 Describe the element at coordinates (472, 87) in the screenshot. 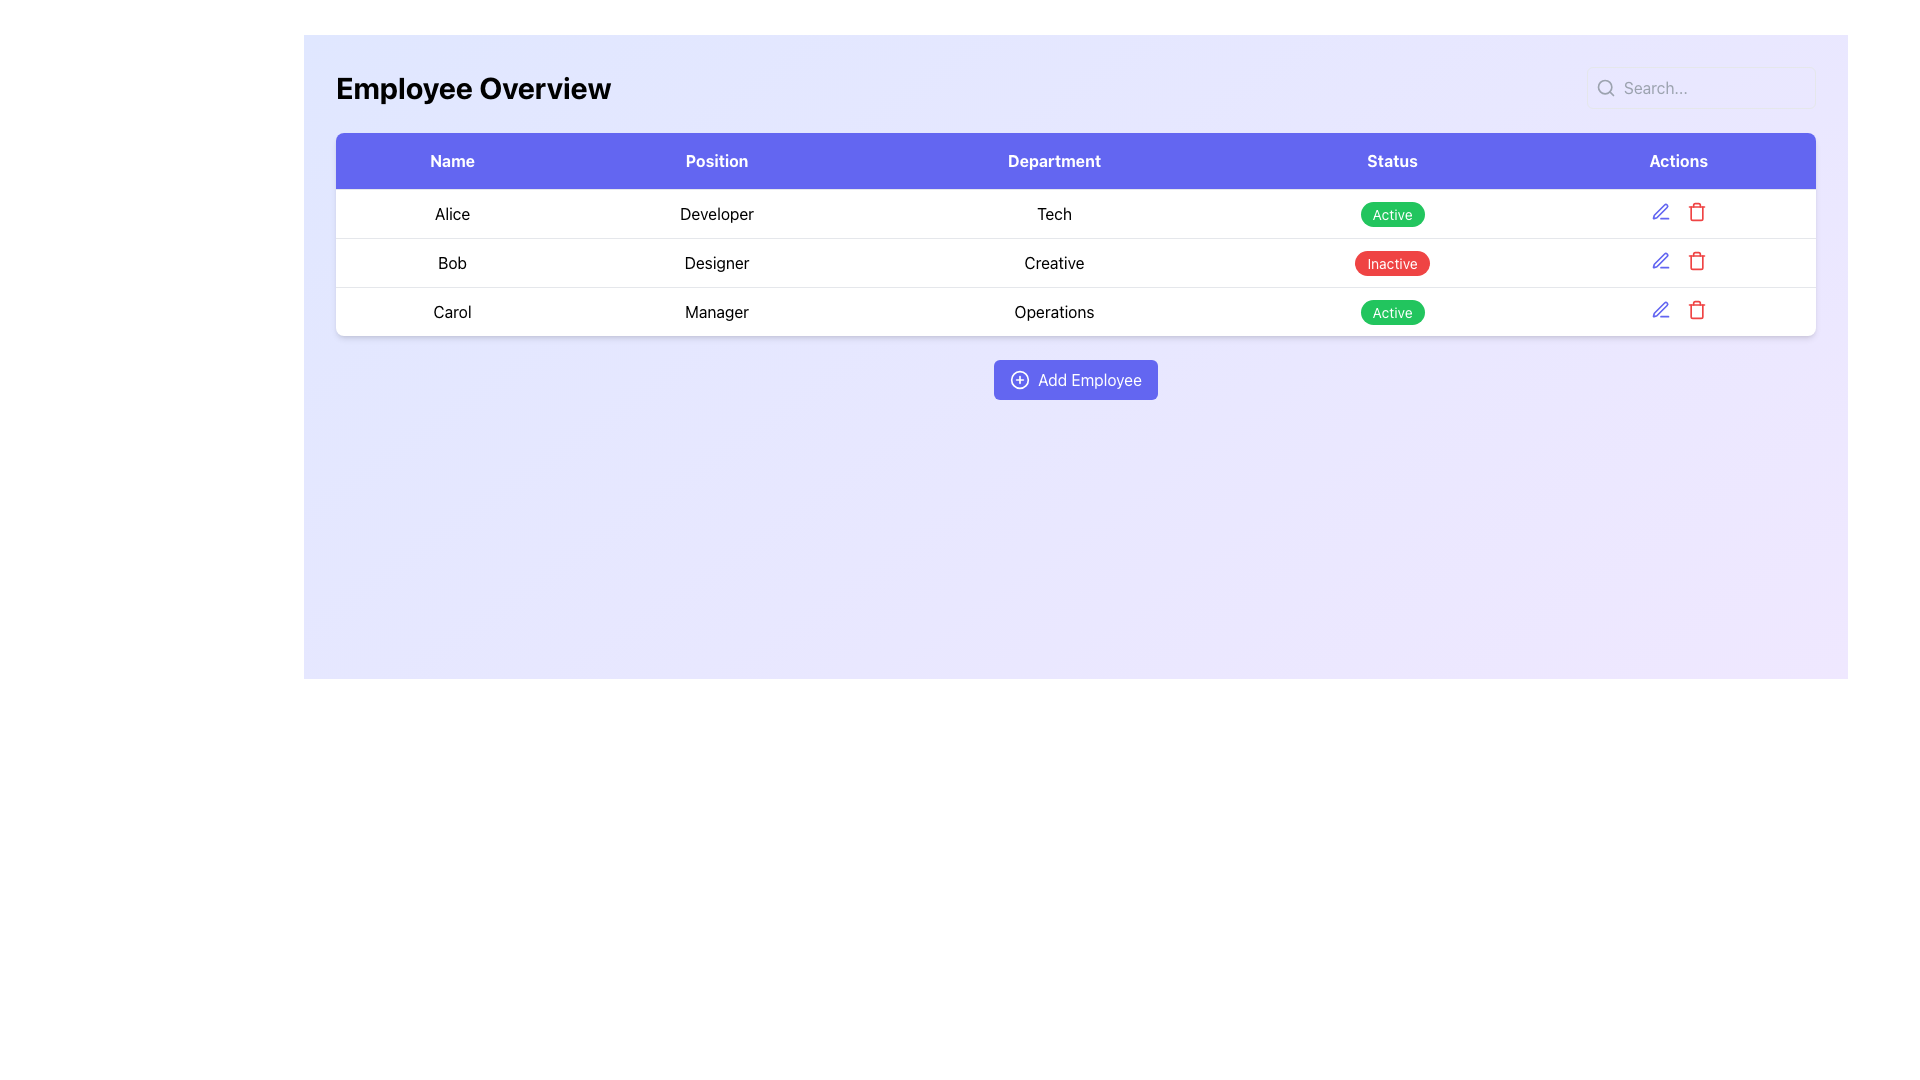

I see `text heading that serves as the title for the section, indicating an overview of employees, located at the top-left of the interface` at that location.